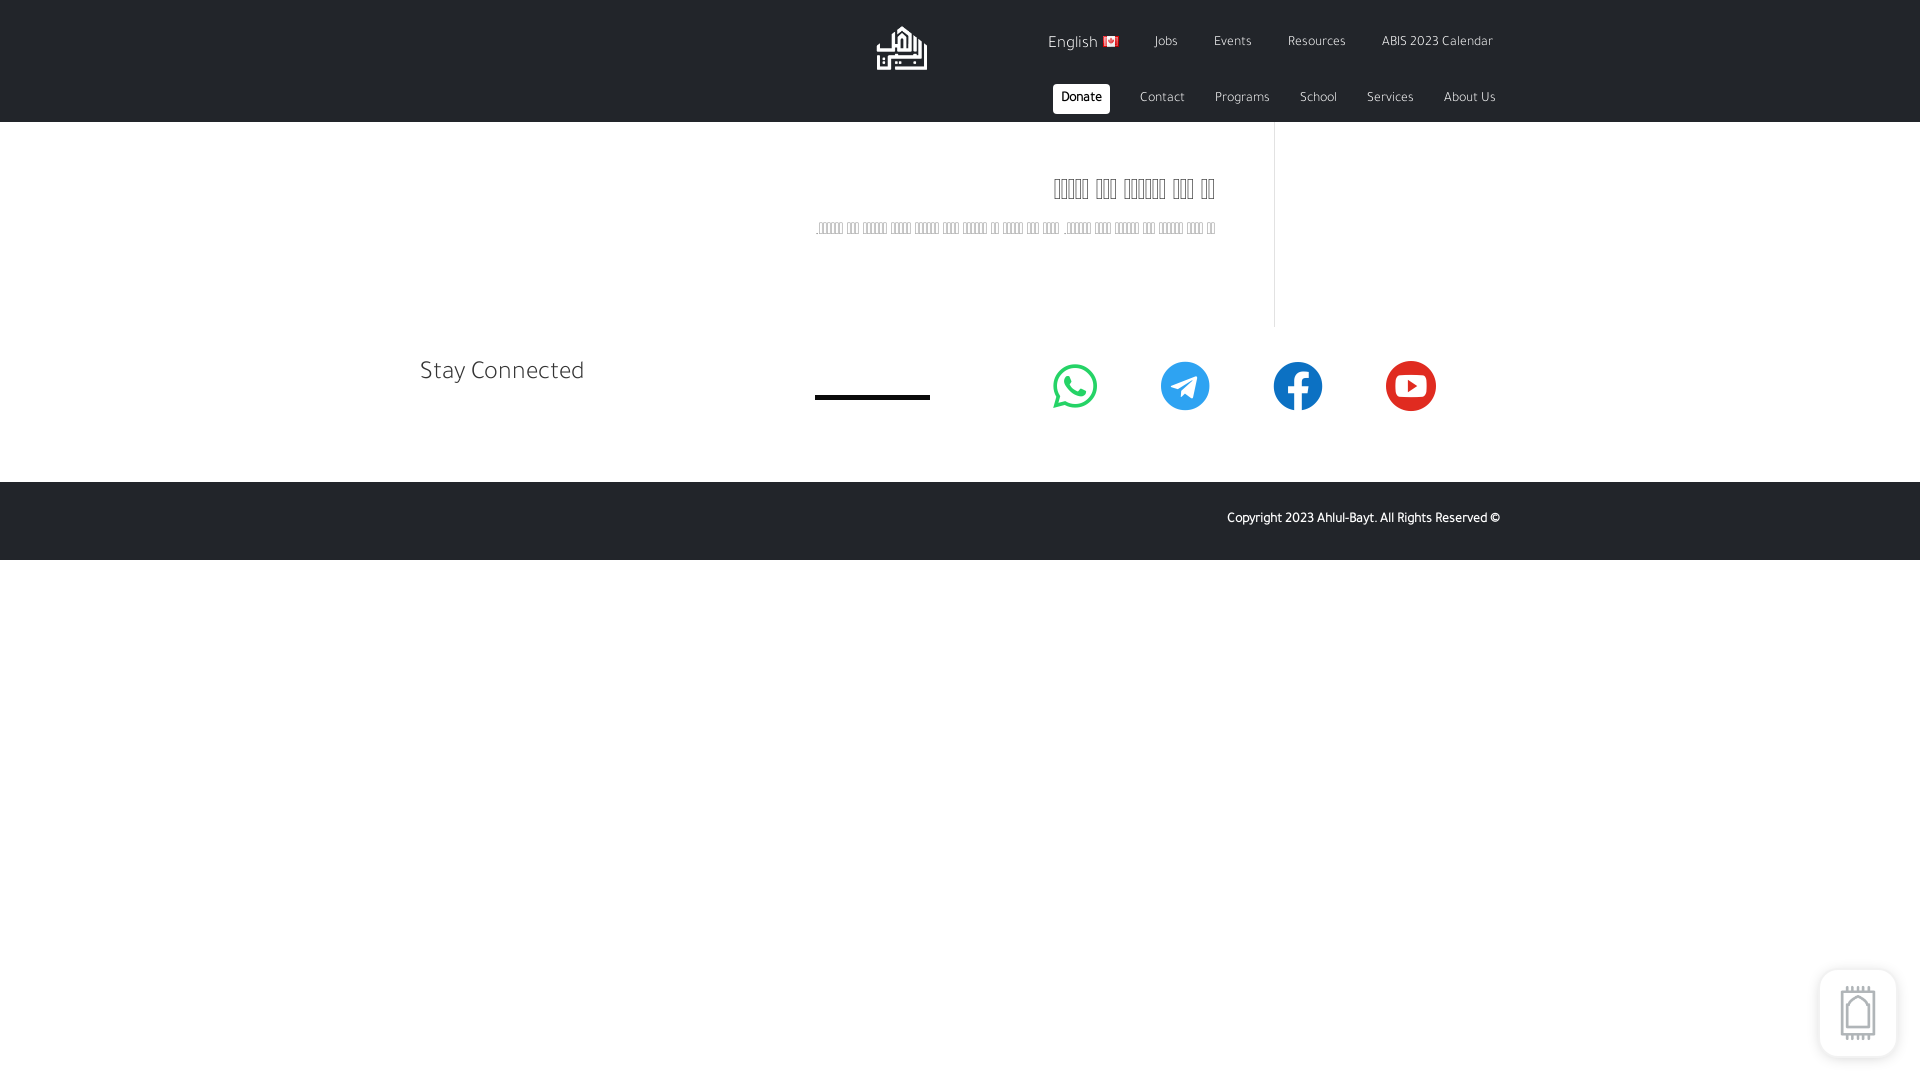 This screenshot has height=1080, width=1920. Describe the element at coordinates (1082, 43) in the screenshot. I see `'English'` at that location.